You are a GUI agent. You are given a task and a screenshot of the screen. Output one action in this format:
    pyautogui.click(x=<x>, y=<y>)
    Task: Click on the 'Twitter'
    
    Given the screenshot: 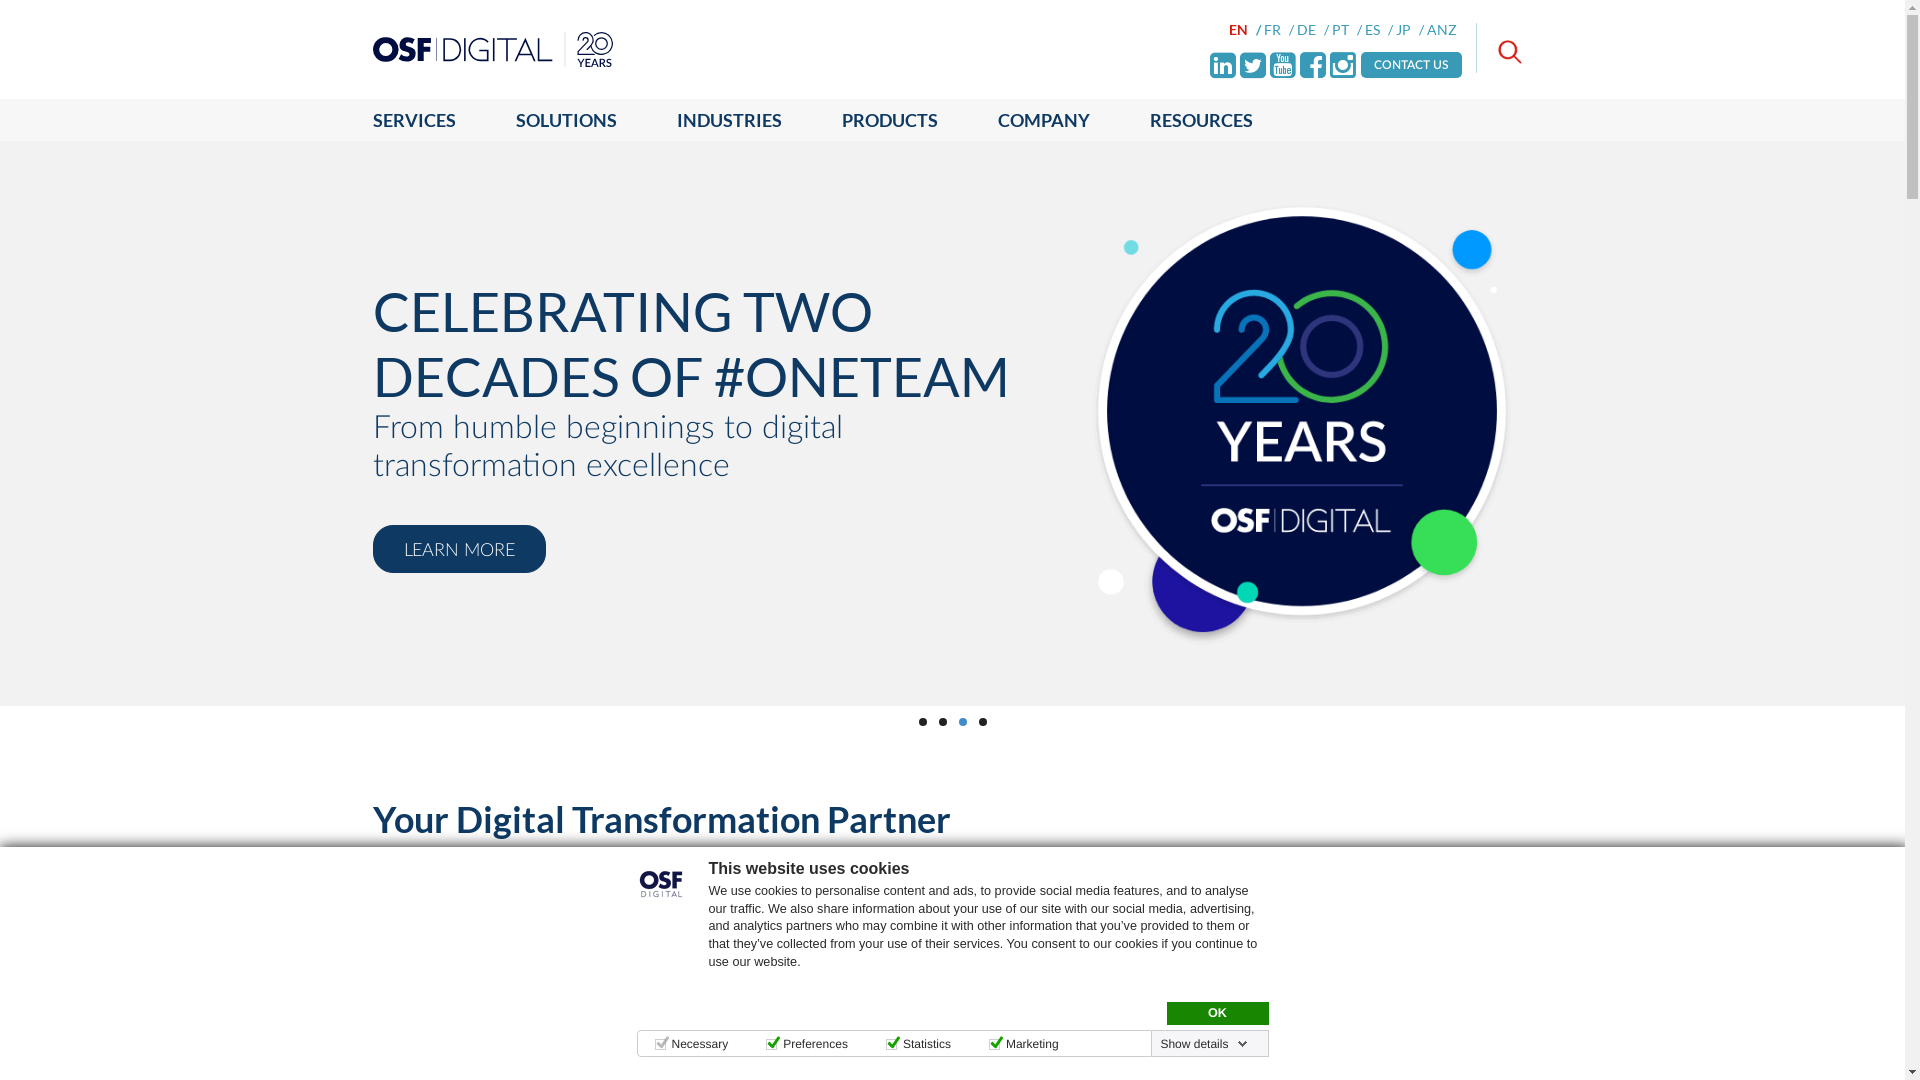 What is the action you would take?
    pyautogui.click(x=1251, y=64)
    